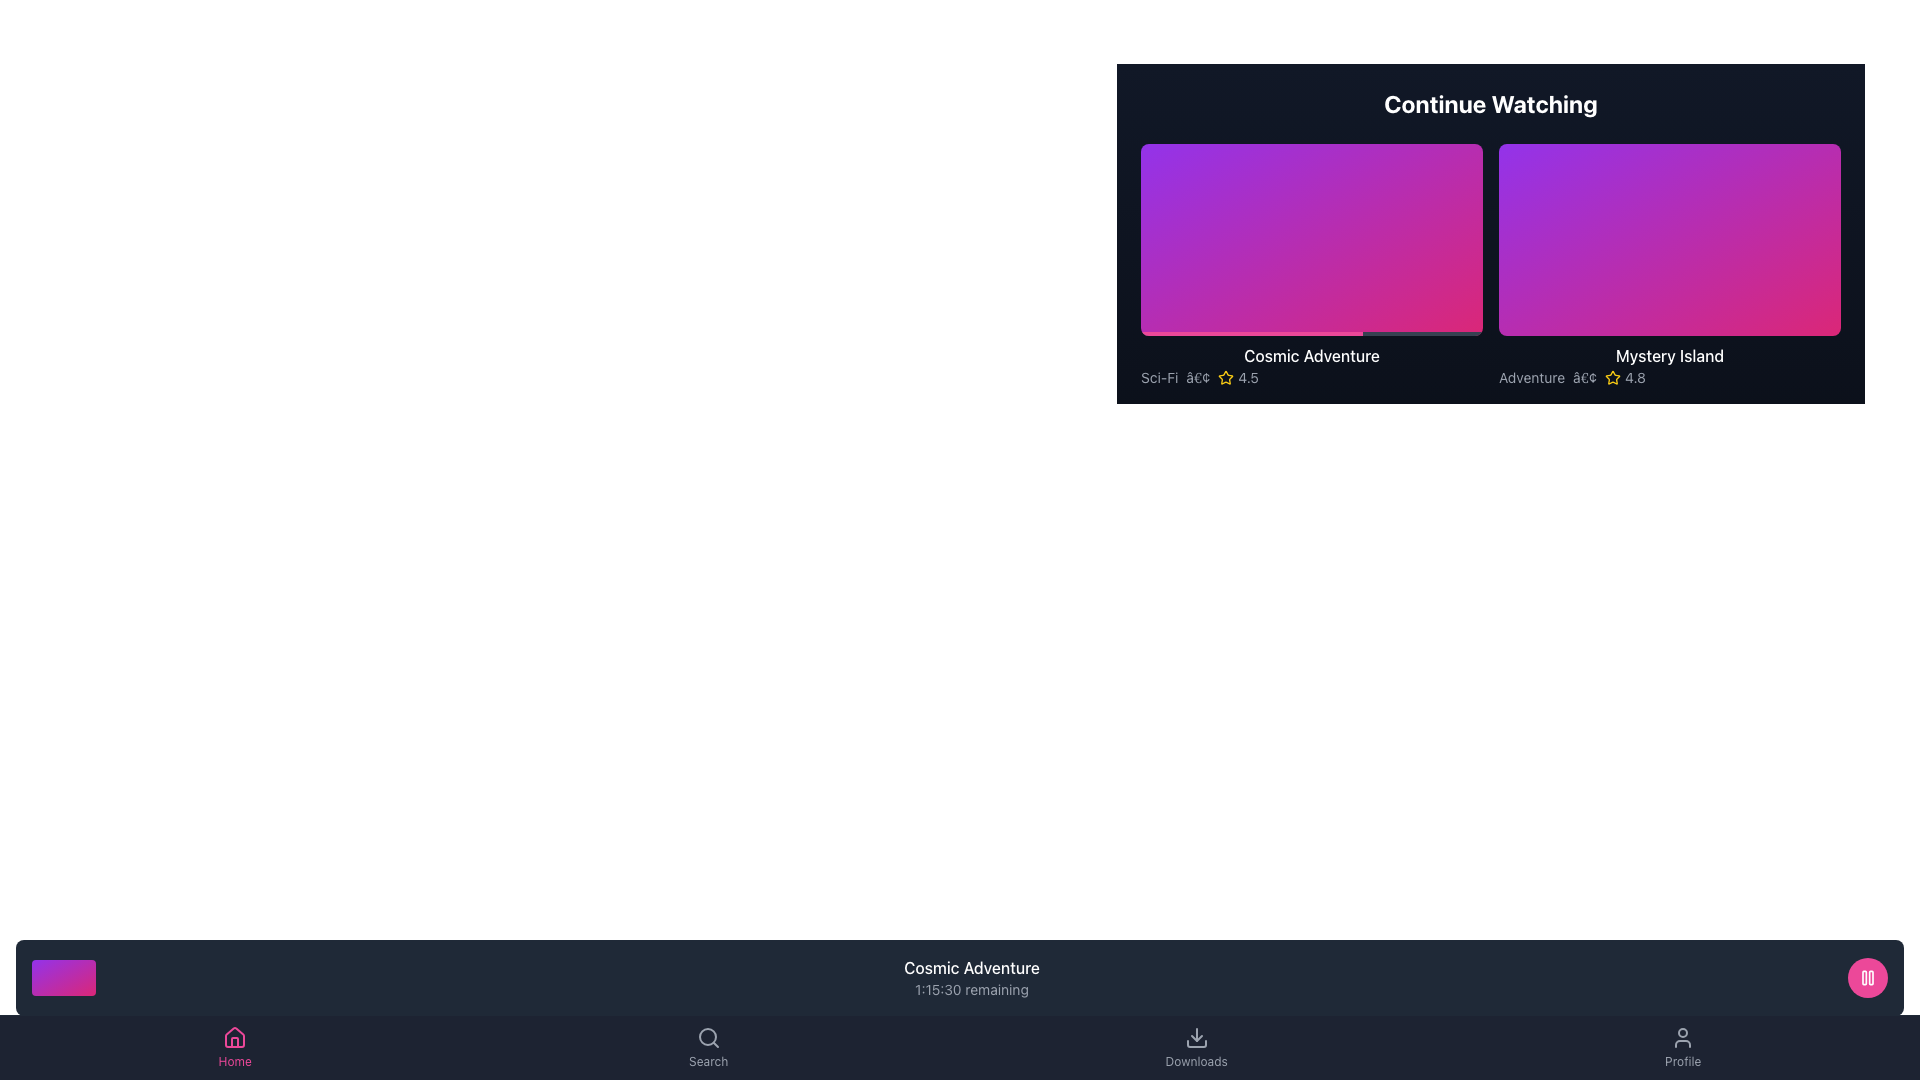  Describe the element at coordinates (1670, 238) in the screenshot. I see `the playback button located centrally within the 'Mystery Island' media card` at that location.